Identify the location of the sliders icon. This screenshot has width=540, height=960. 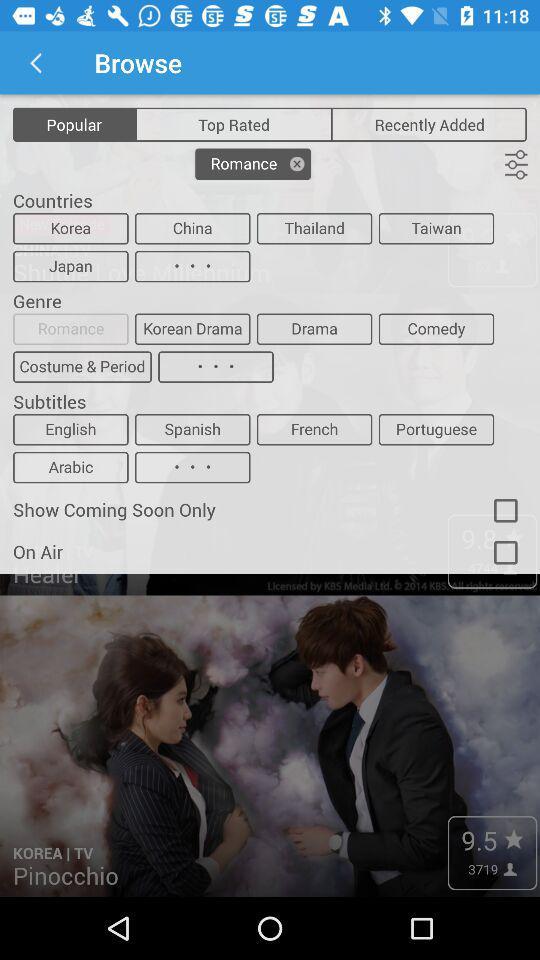
(516, 164).